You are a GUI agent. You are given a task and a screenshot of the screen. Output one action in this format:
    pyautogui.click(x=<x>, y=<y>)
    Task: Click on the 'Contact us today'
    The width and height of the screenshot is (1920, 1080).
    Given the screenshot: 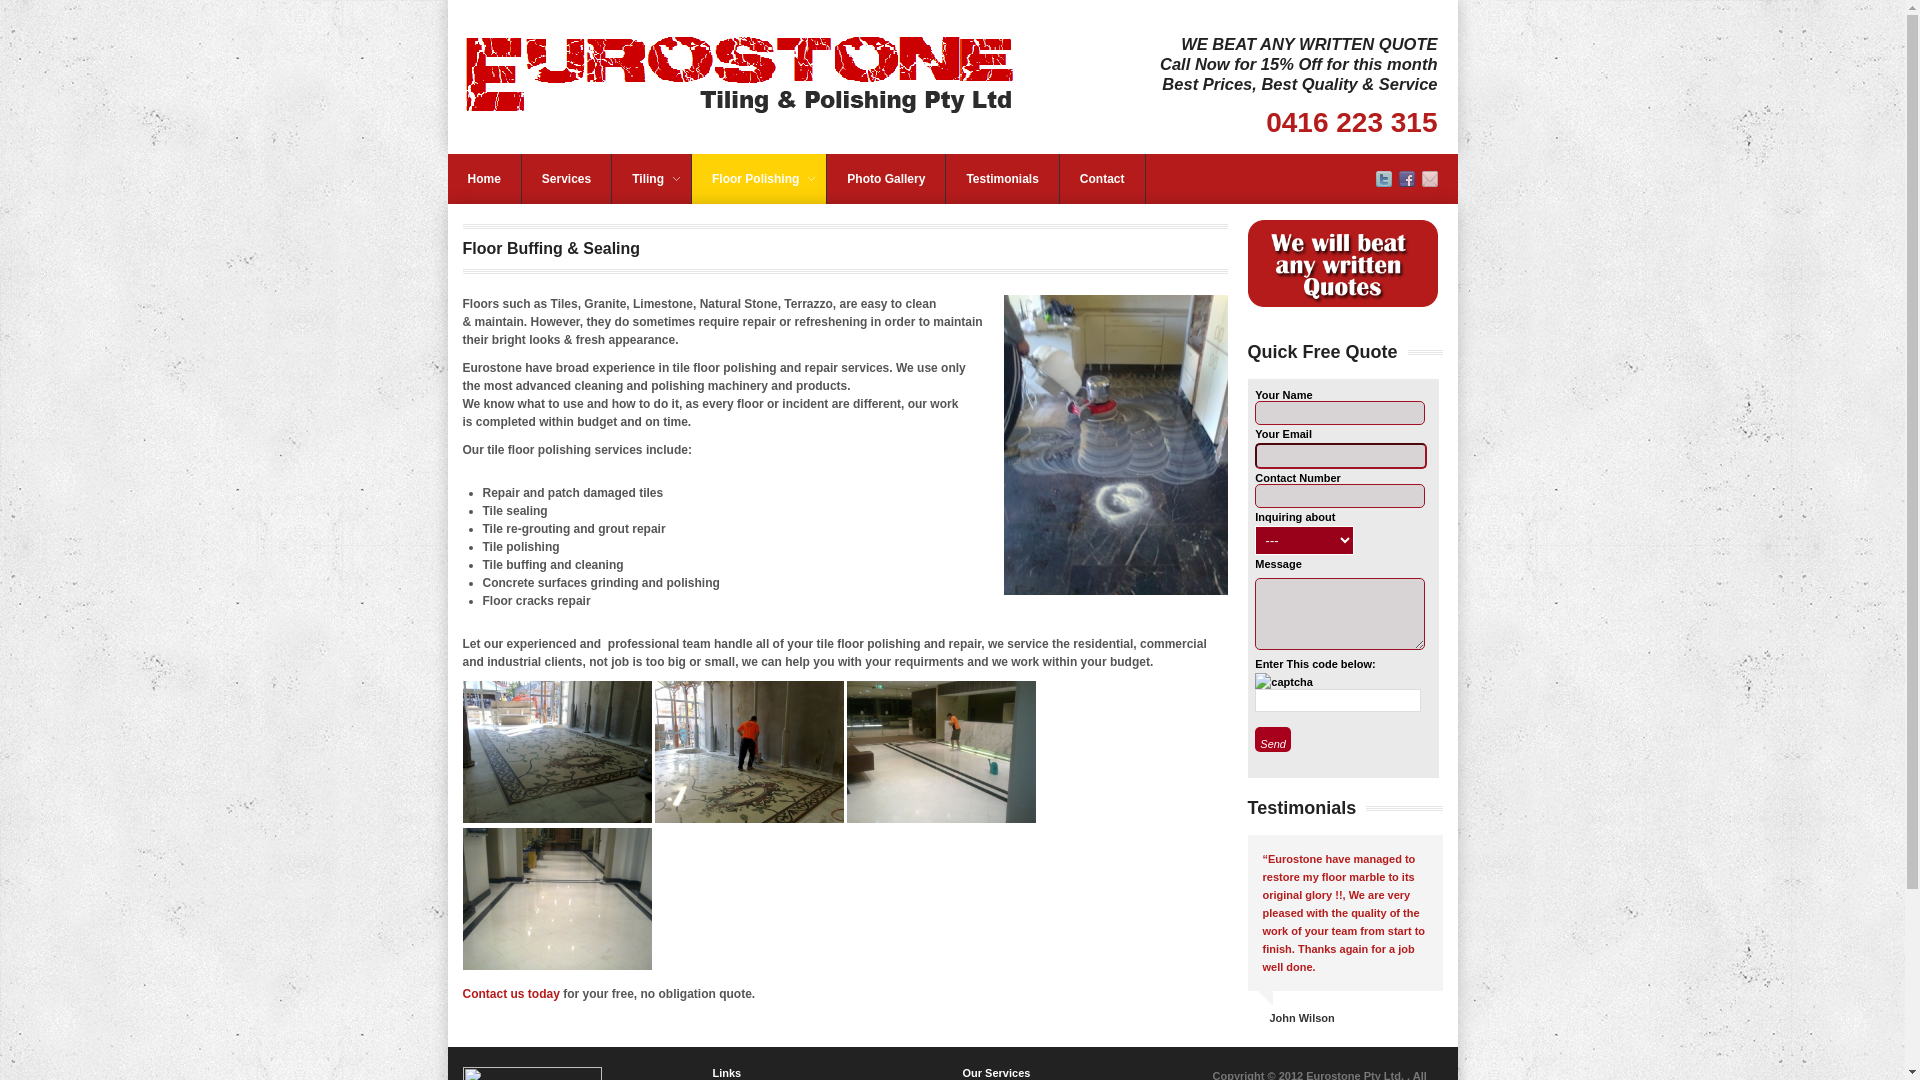 What is the action you would take?
    pyautogui.click(x=510, y=994)
    